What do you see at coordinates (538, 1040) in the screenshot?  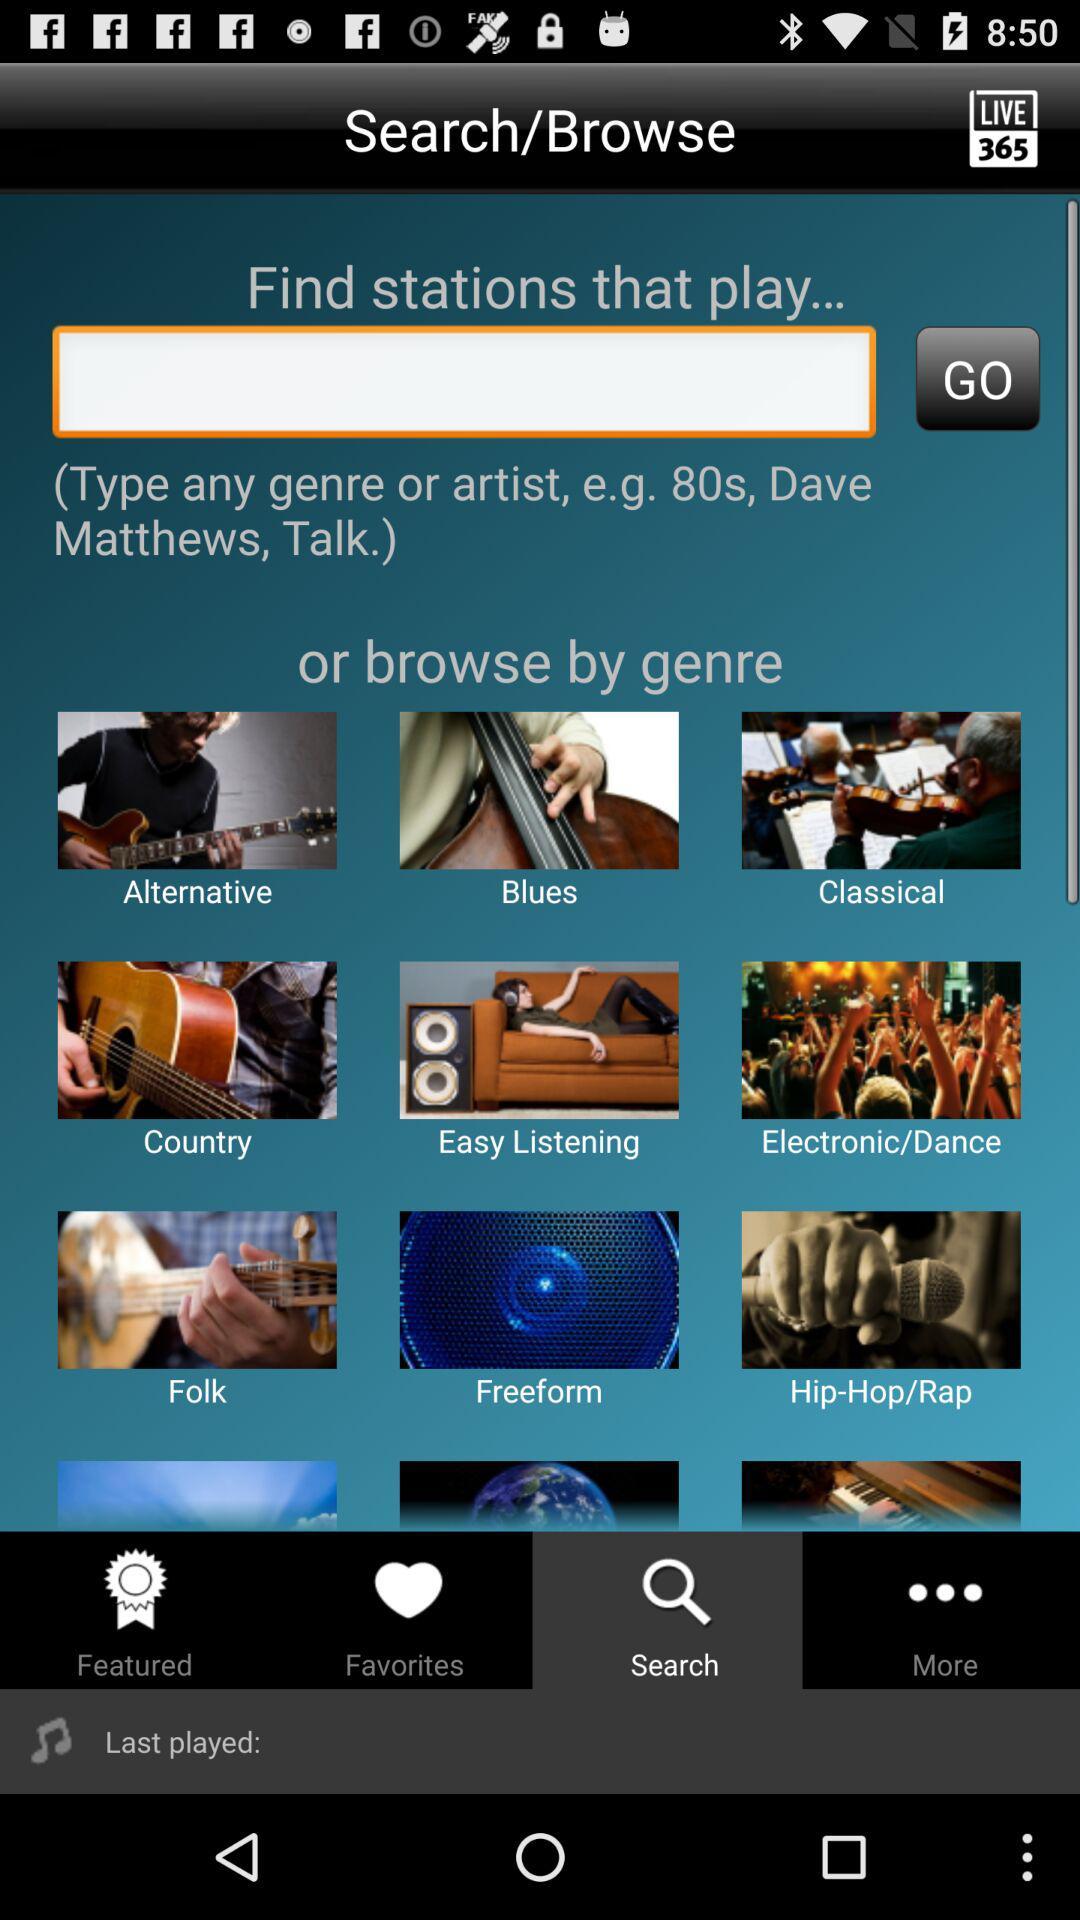 I see `the image below blues` at bounding box center [538, 1040].